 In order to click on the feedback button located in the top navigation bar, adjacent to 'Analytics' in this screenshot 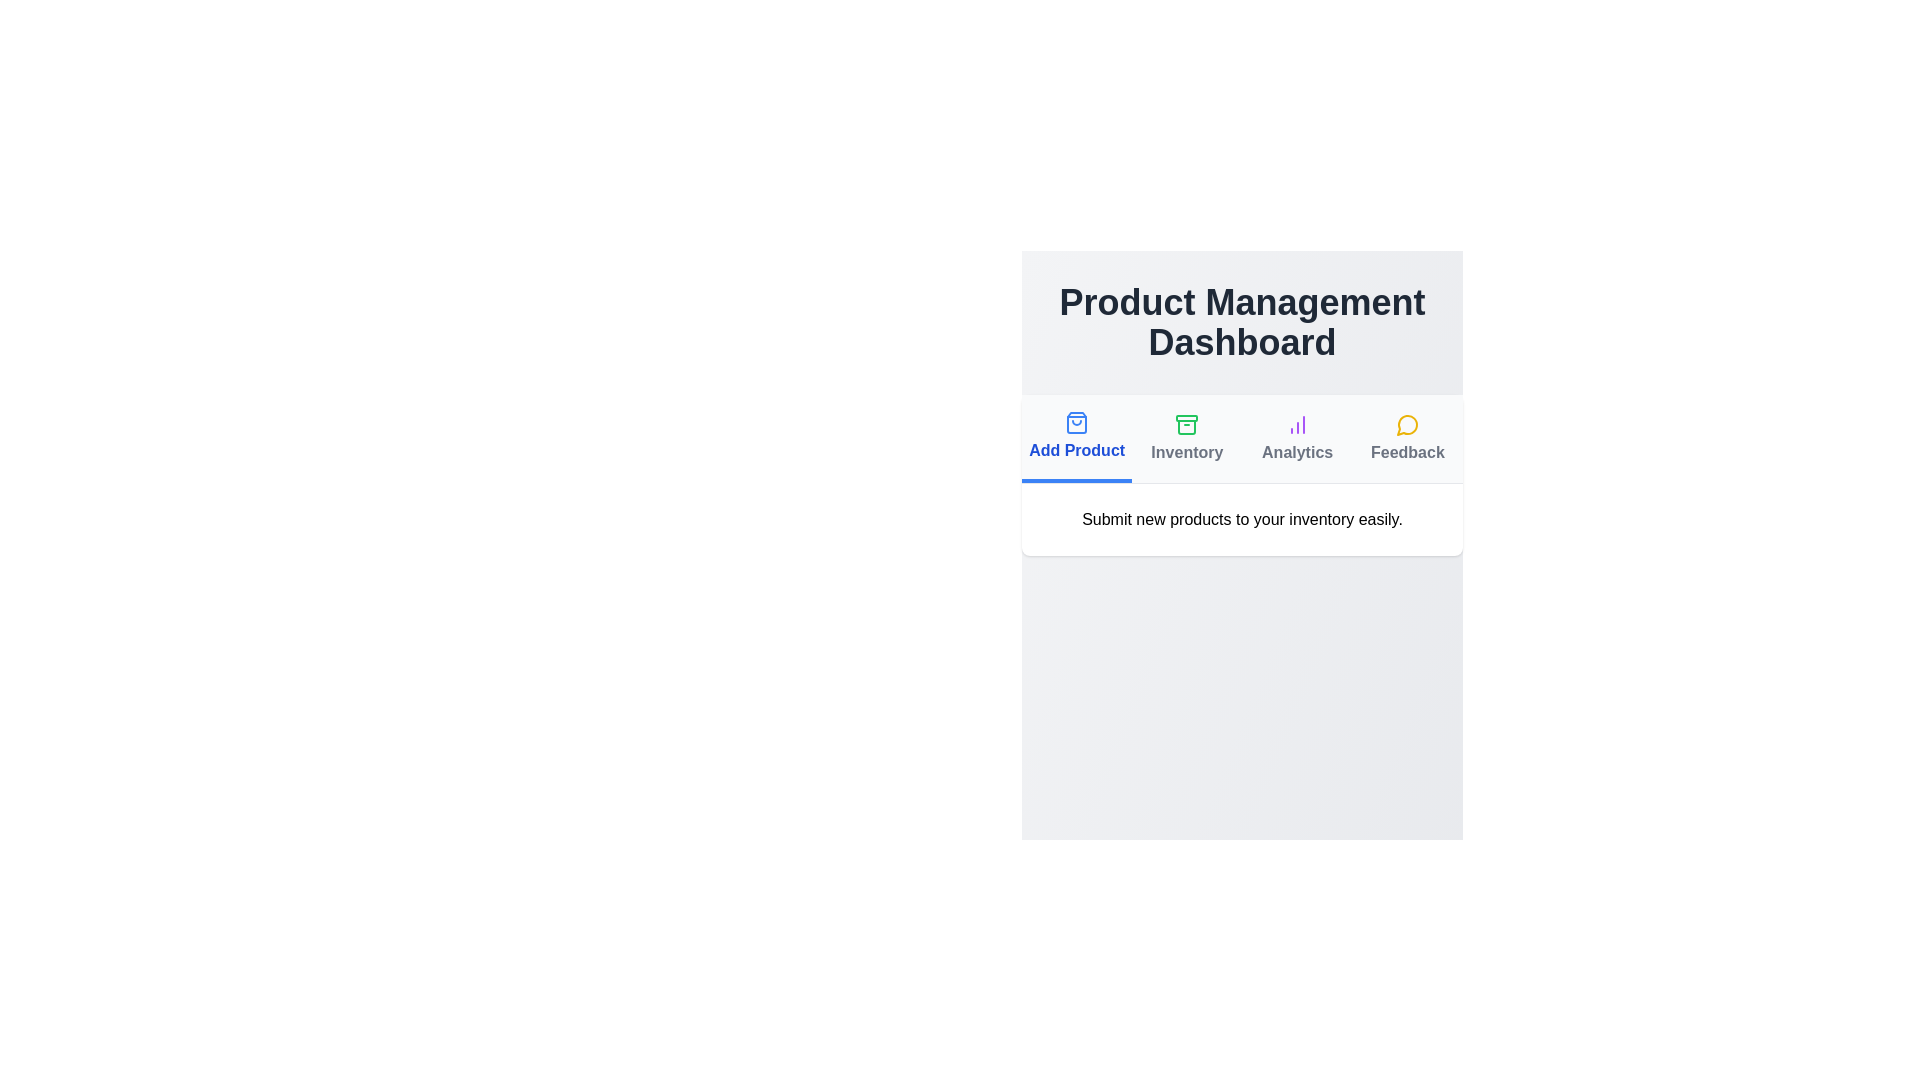, I will do `click(1406, 438)`.